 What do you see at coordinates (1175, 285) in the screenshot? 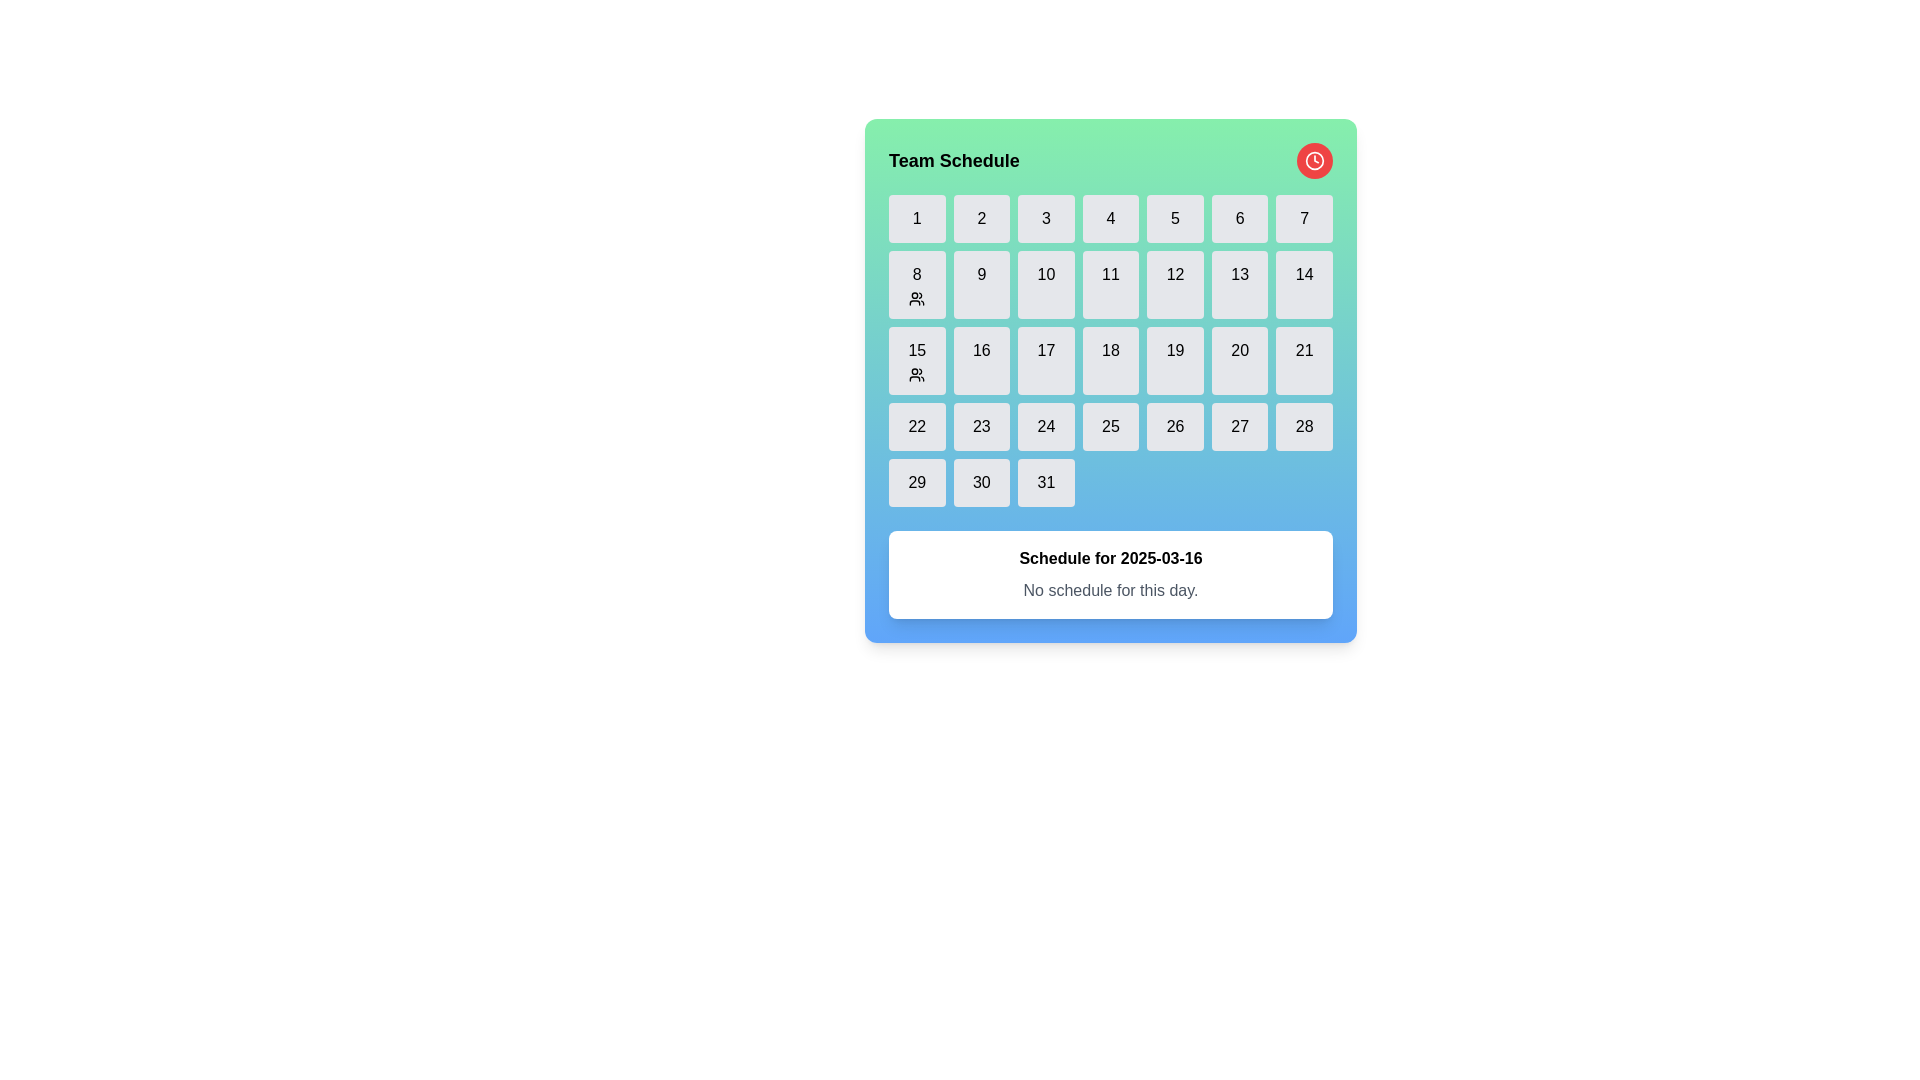
I see `the calendar date button displaying '12'` at bounding box center [1175, 285].